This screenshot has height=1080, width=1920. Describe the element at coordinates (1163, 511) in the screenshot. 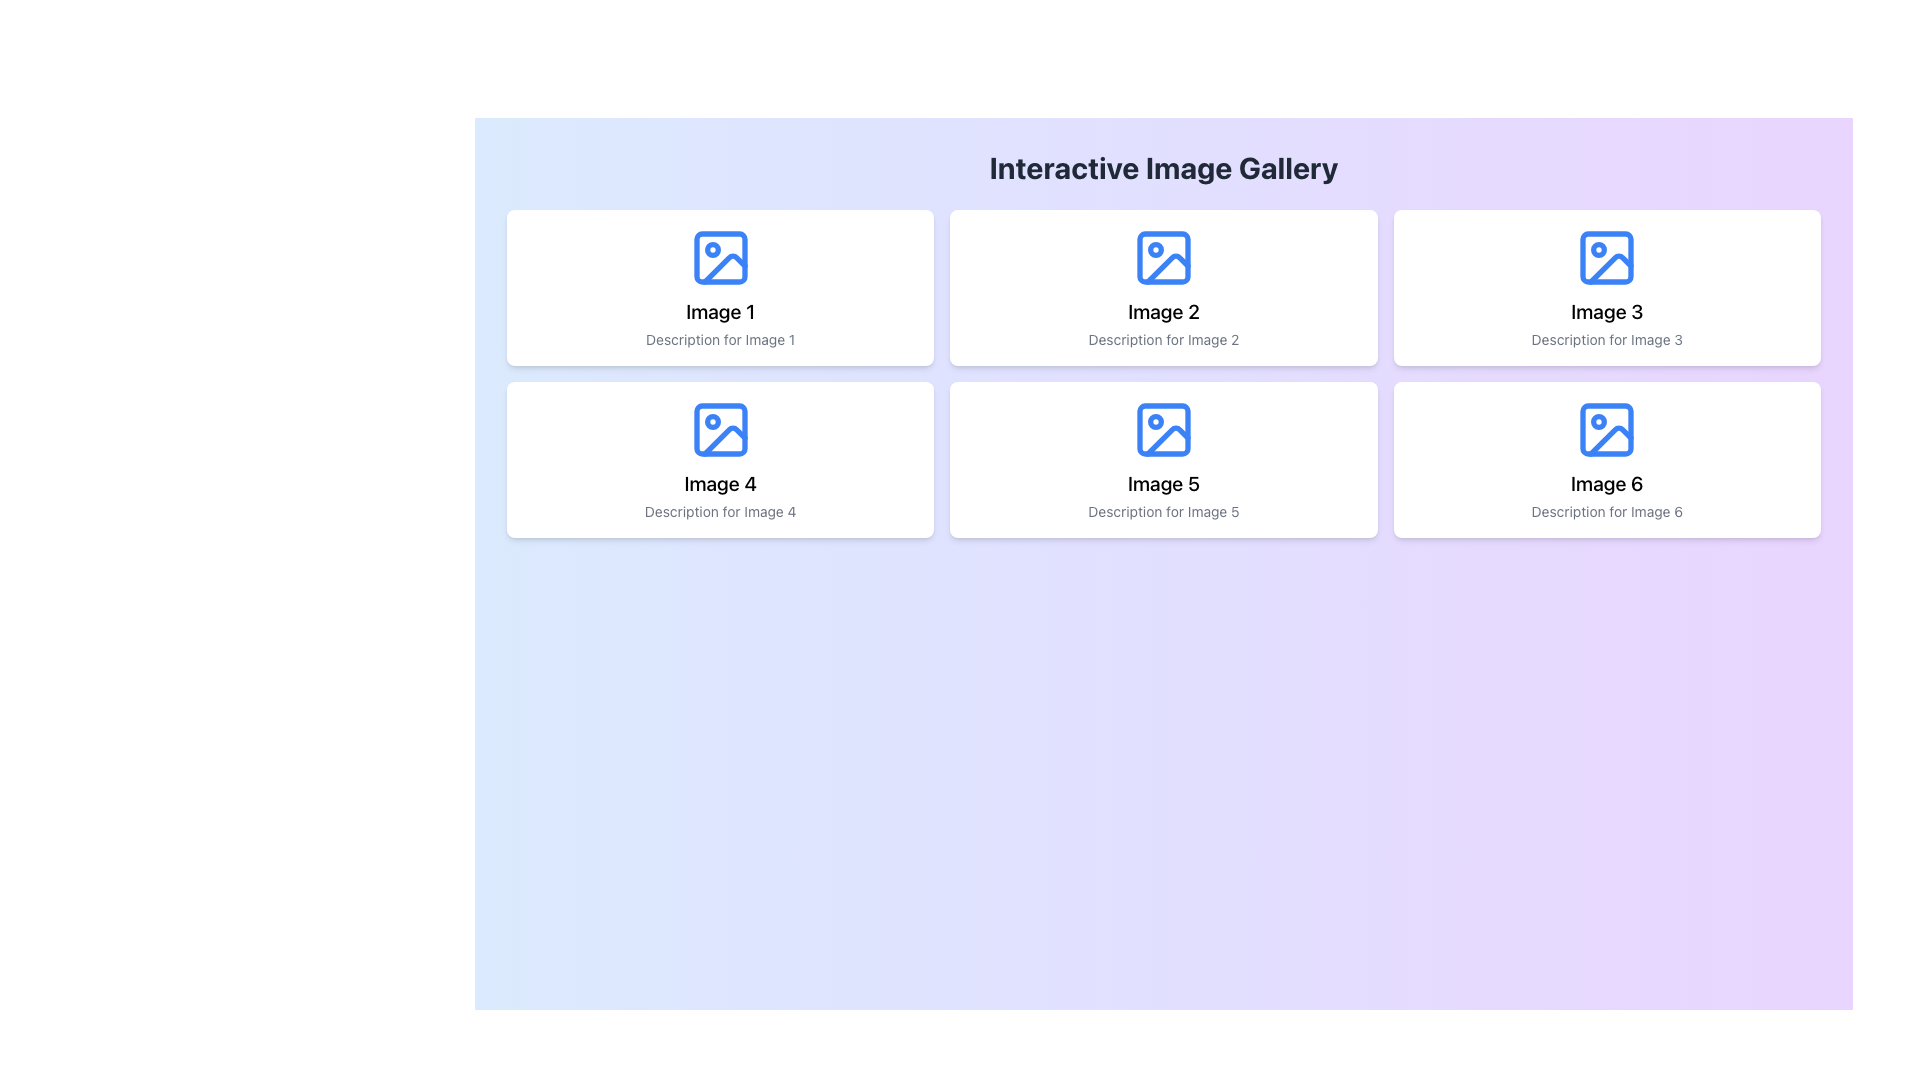

I see `the descriptive text label located below 'Image 5' in the second row, second column of the image gallery layout` at that location.